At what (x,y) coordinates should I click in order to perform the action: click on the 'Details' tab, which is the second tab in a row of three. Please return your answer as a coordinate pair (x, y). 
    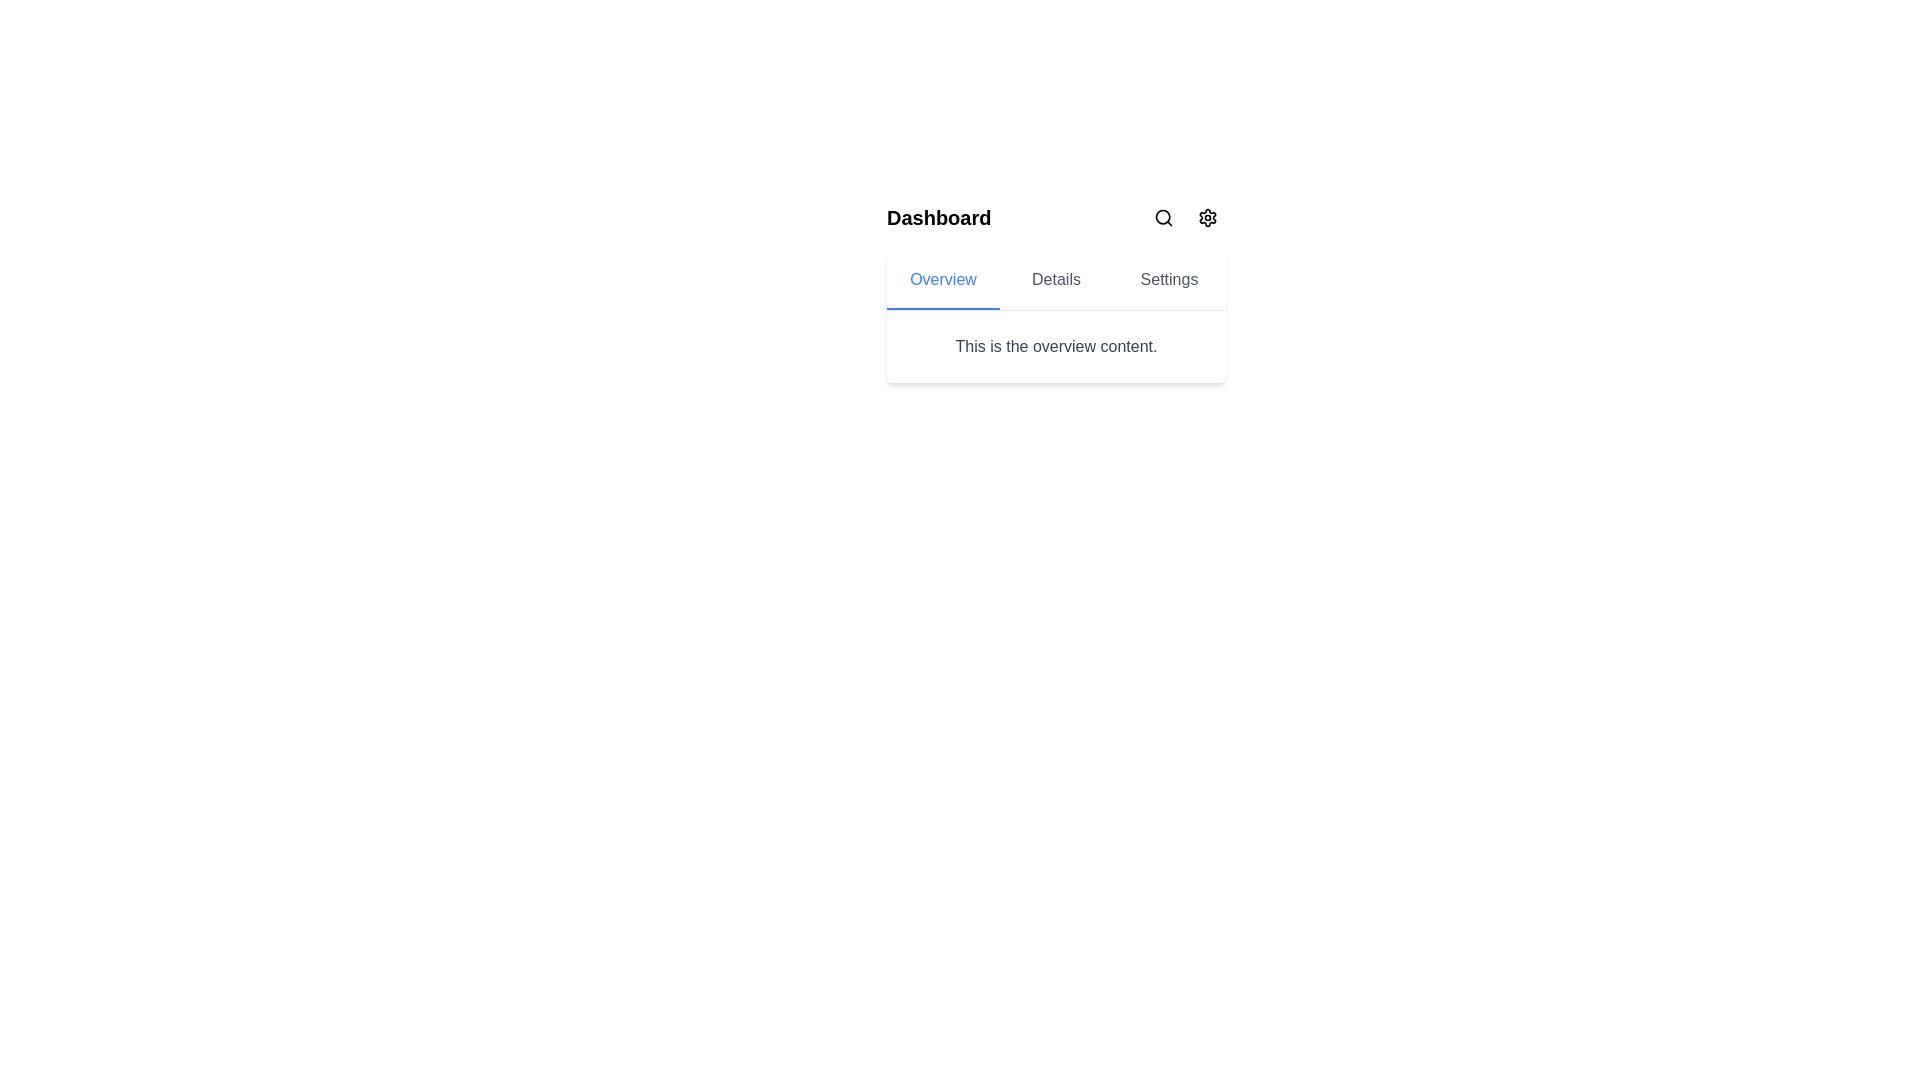
    Looking at the image, I should click on (1055, 281).